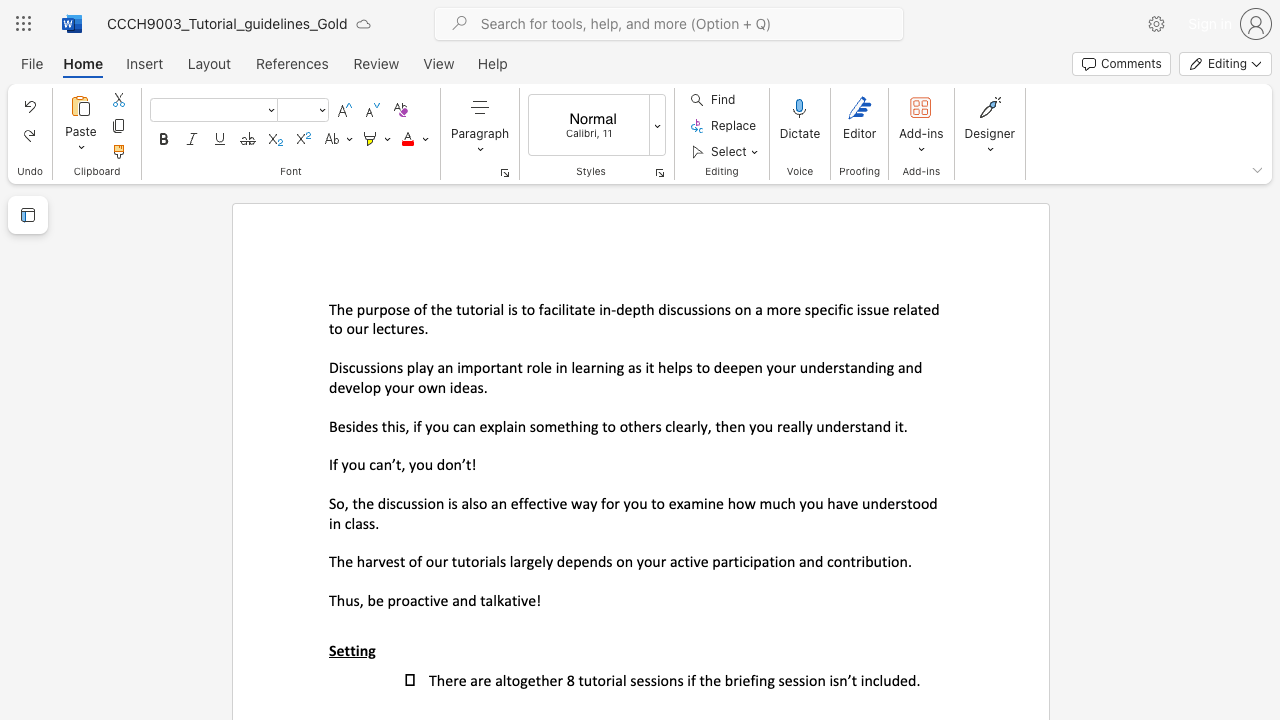  I want to click on the subset text ", yo" within the text "If you can’t, you don’t!", so click(400, 464).